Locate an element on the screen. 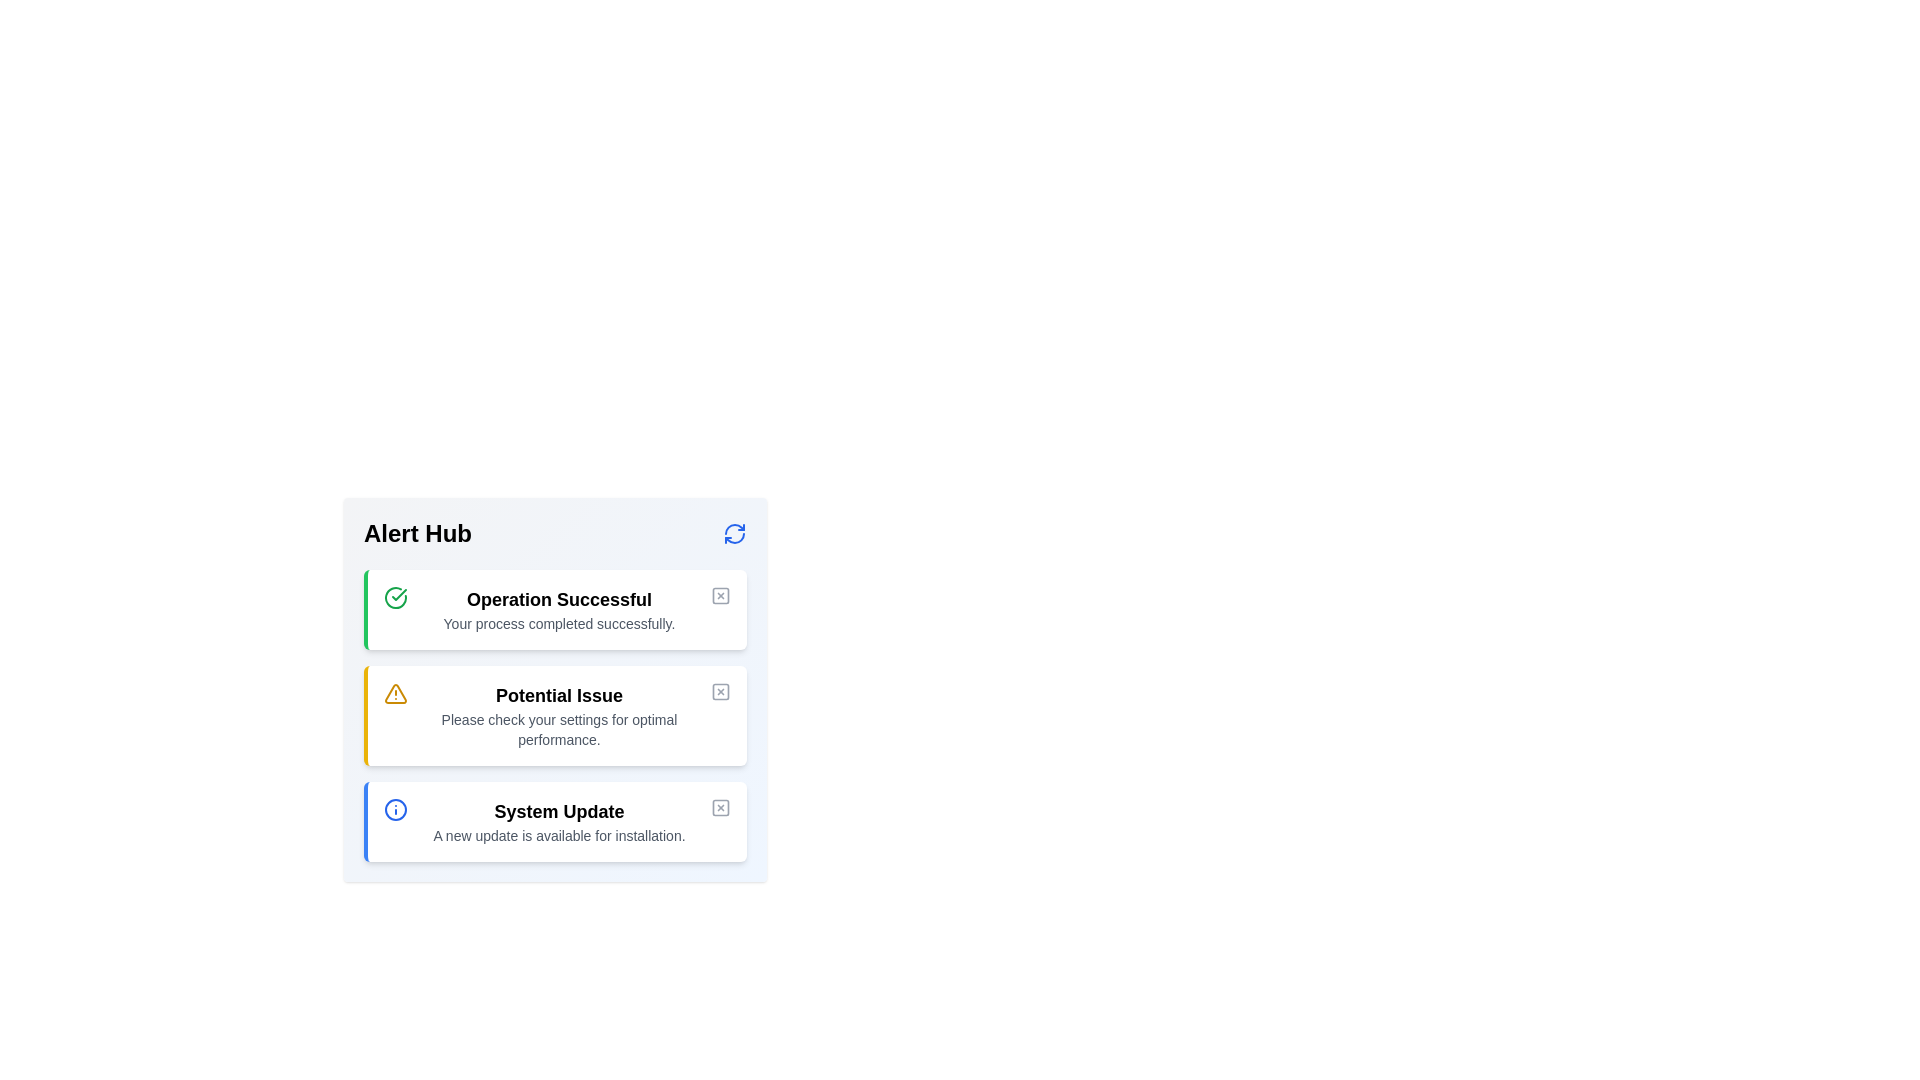 Image resolution: width=1920 pixels, height=1080 pixels. the outlined square icon located to the far right of the 'Potential Issue' notification header is located at coordinates (720, 690).